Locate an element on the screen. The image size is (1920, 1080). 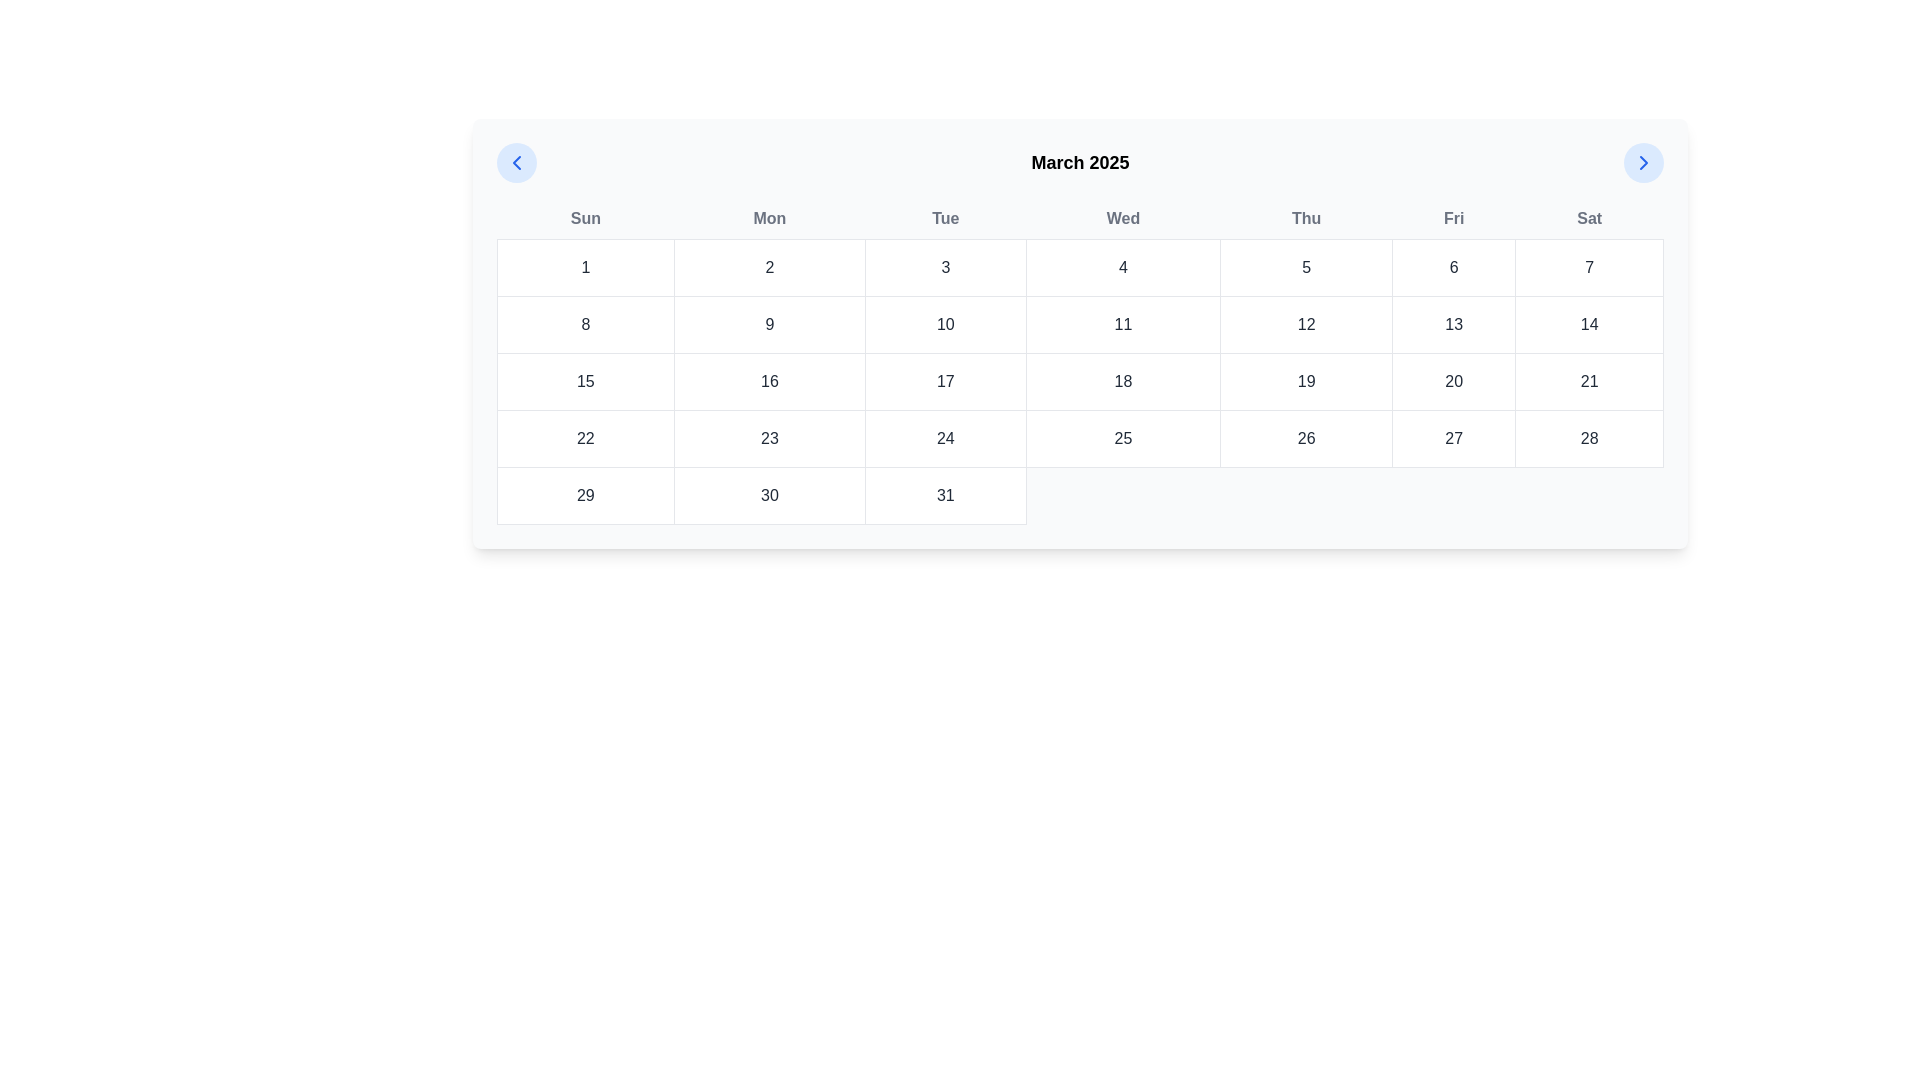
the calendar date cell representing '9' to trigger the hover effect that changes its background color to blue is located at coordinates (768, 323).